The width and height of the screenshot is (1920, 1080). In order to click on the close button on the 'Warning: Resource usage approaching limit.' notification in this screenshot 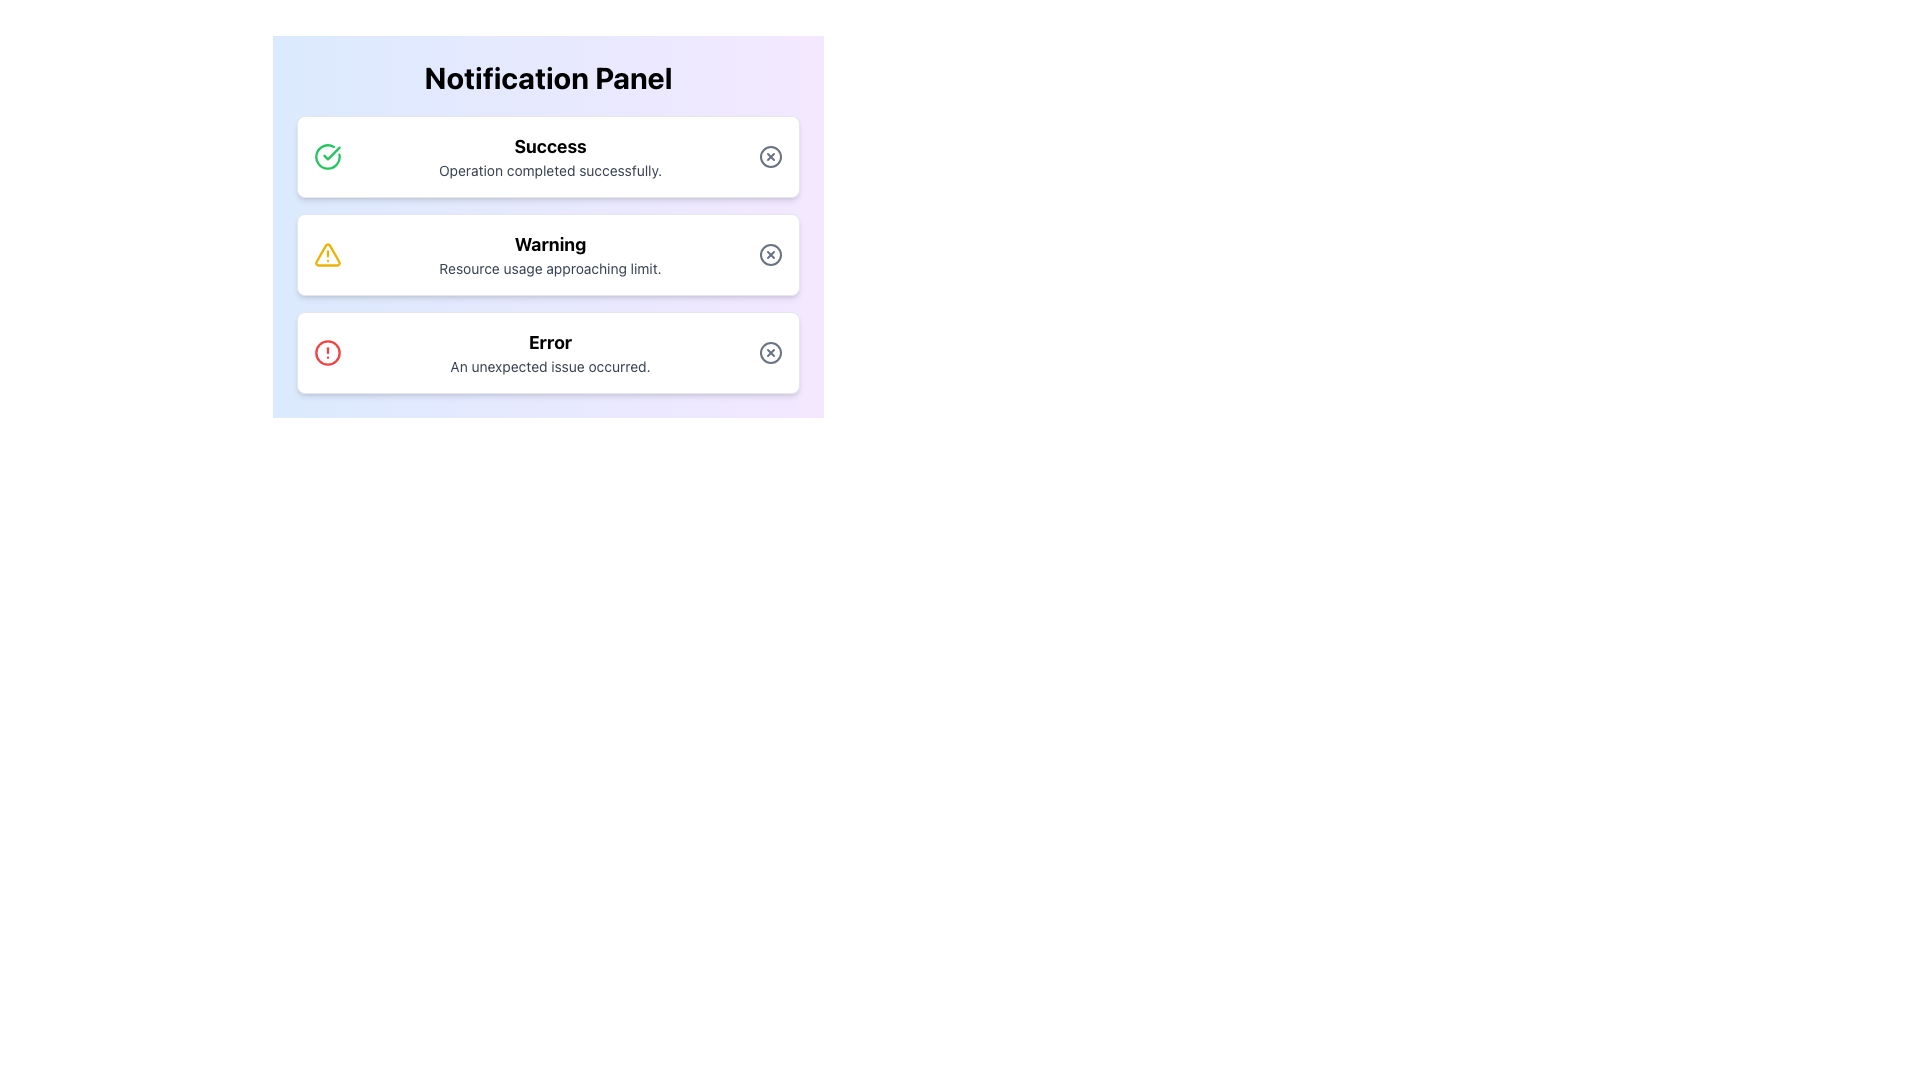, I will do `click(770, 253)`.